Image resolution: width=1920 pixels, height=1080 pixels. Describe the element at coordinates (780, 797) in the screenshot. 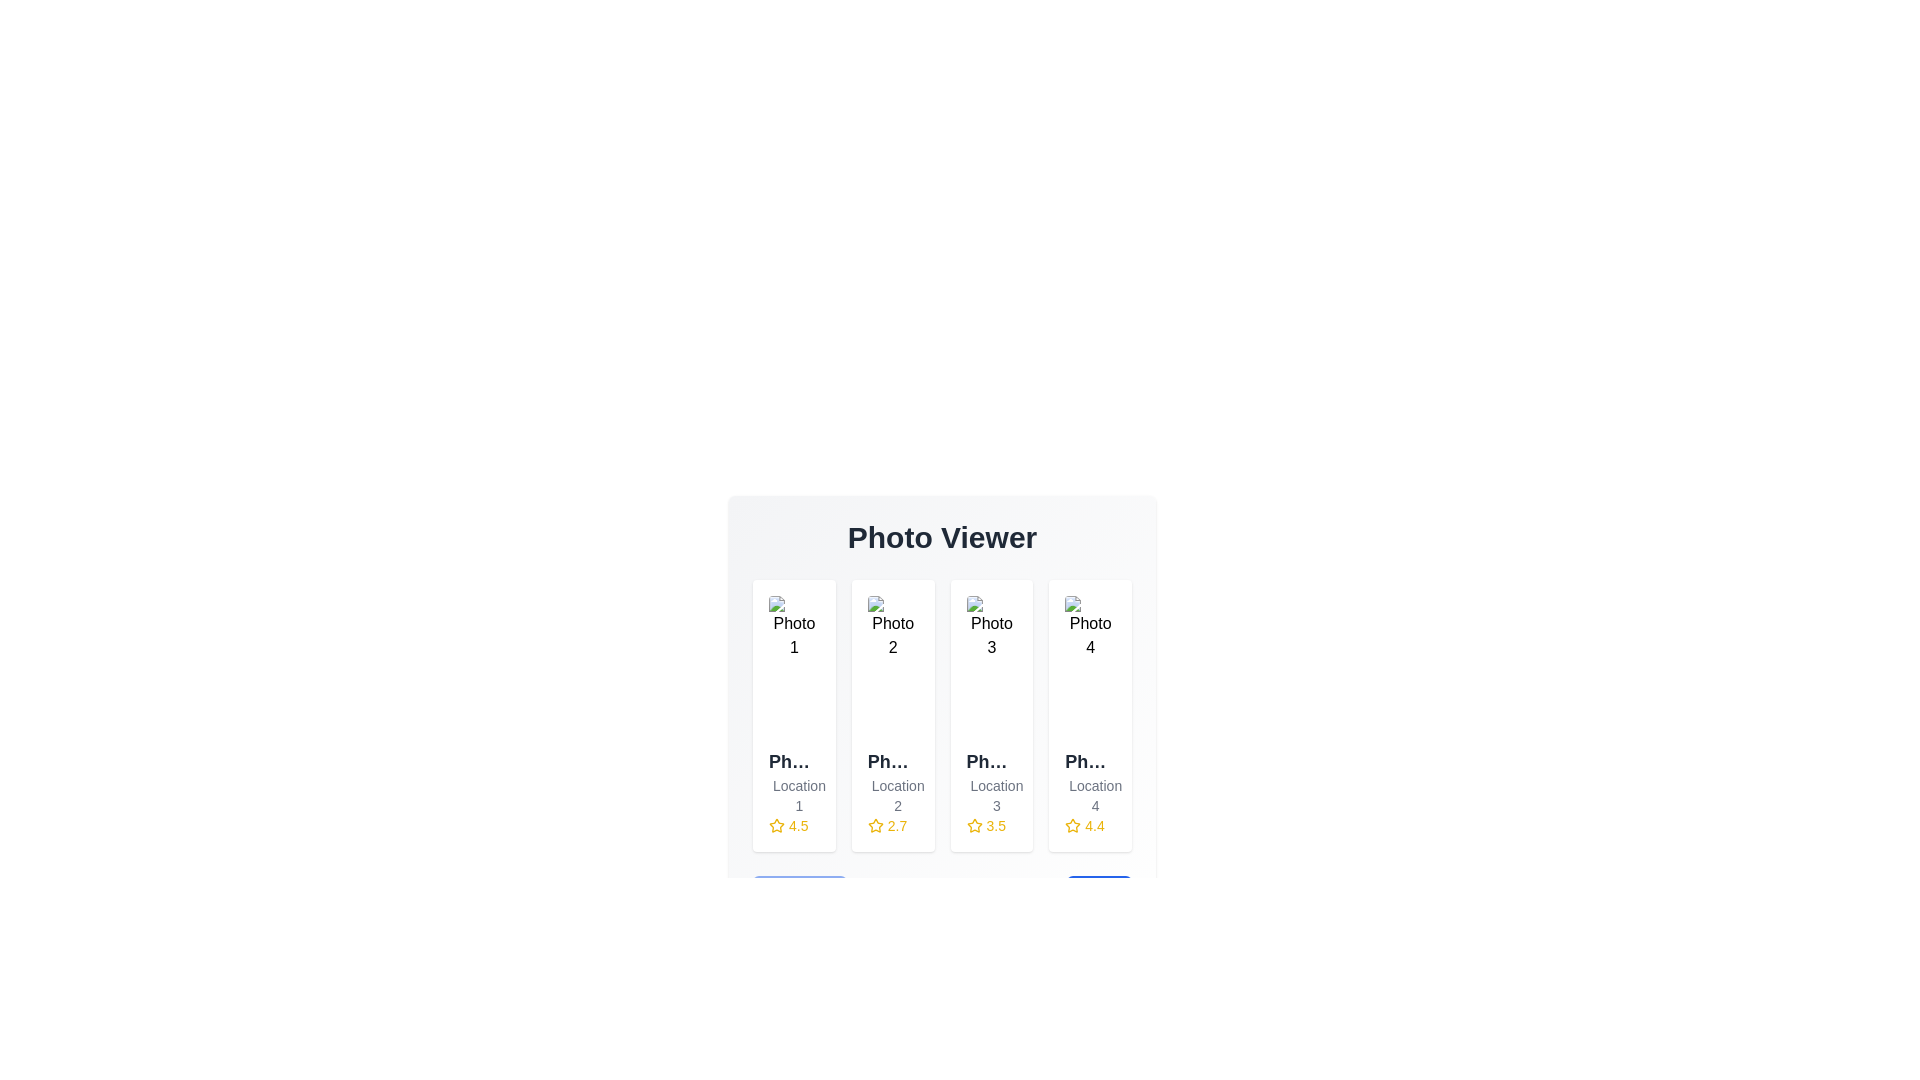

I see `the geographical location icon located in the leftmost column below the heading 'Photo 1', which indicates location-specific details` at that location.